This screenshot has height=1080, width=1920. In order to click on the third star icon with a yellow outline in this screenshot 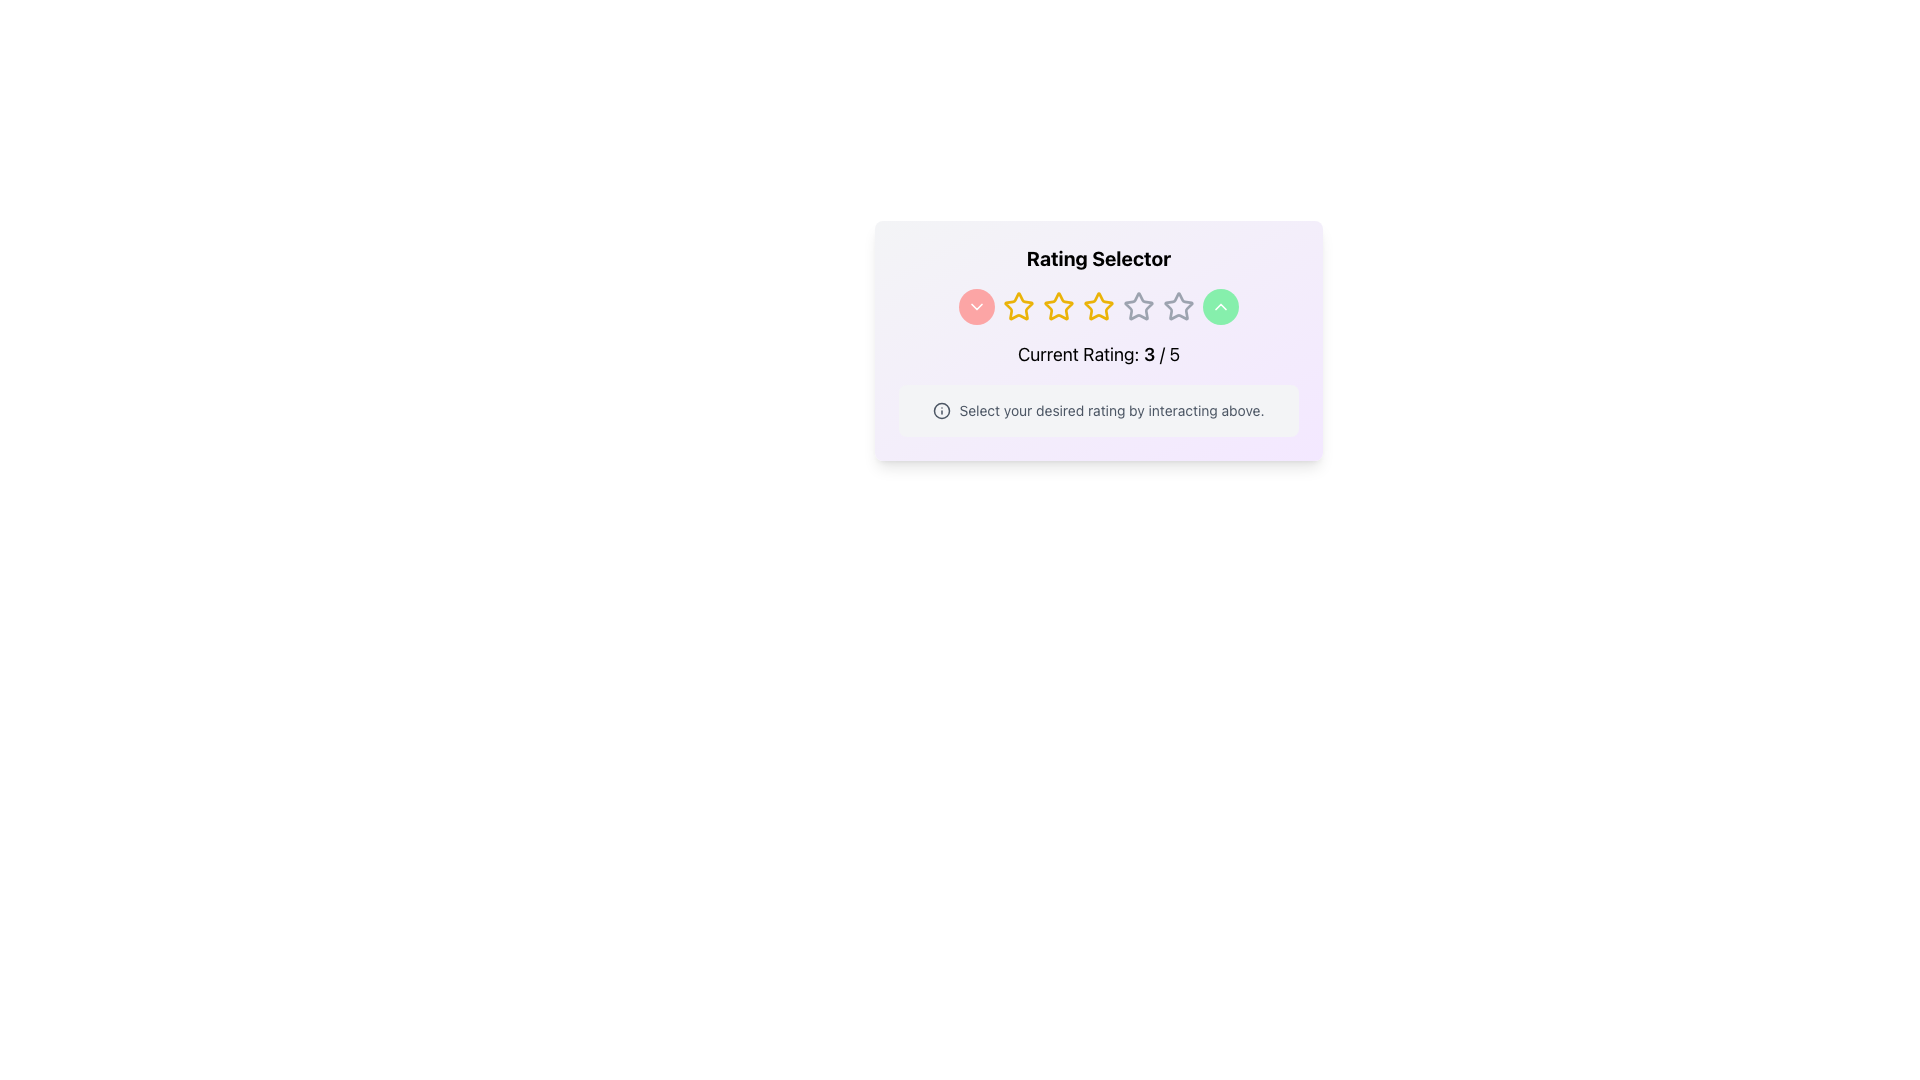, I will do `click(1097, 305)`.